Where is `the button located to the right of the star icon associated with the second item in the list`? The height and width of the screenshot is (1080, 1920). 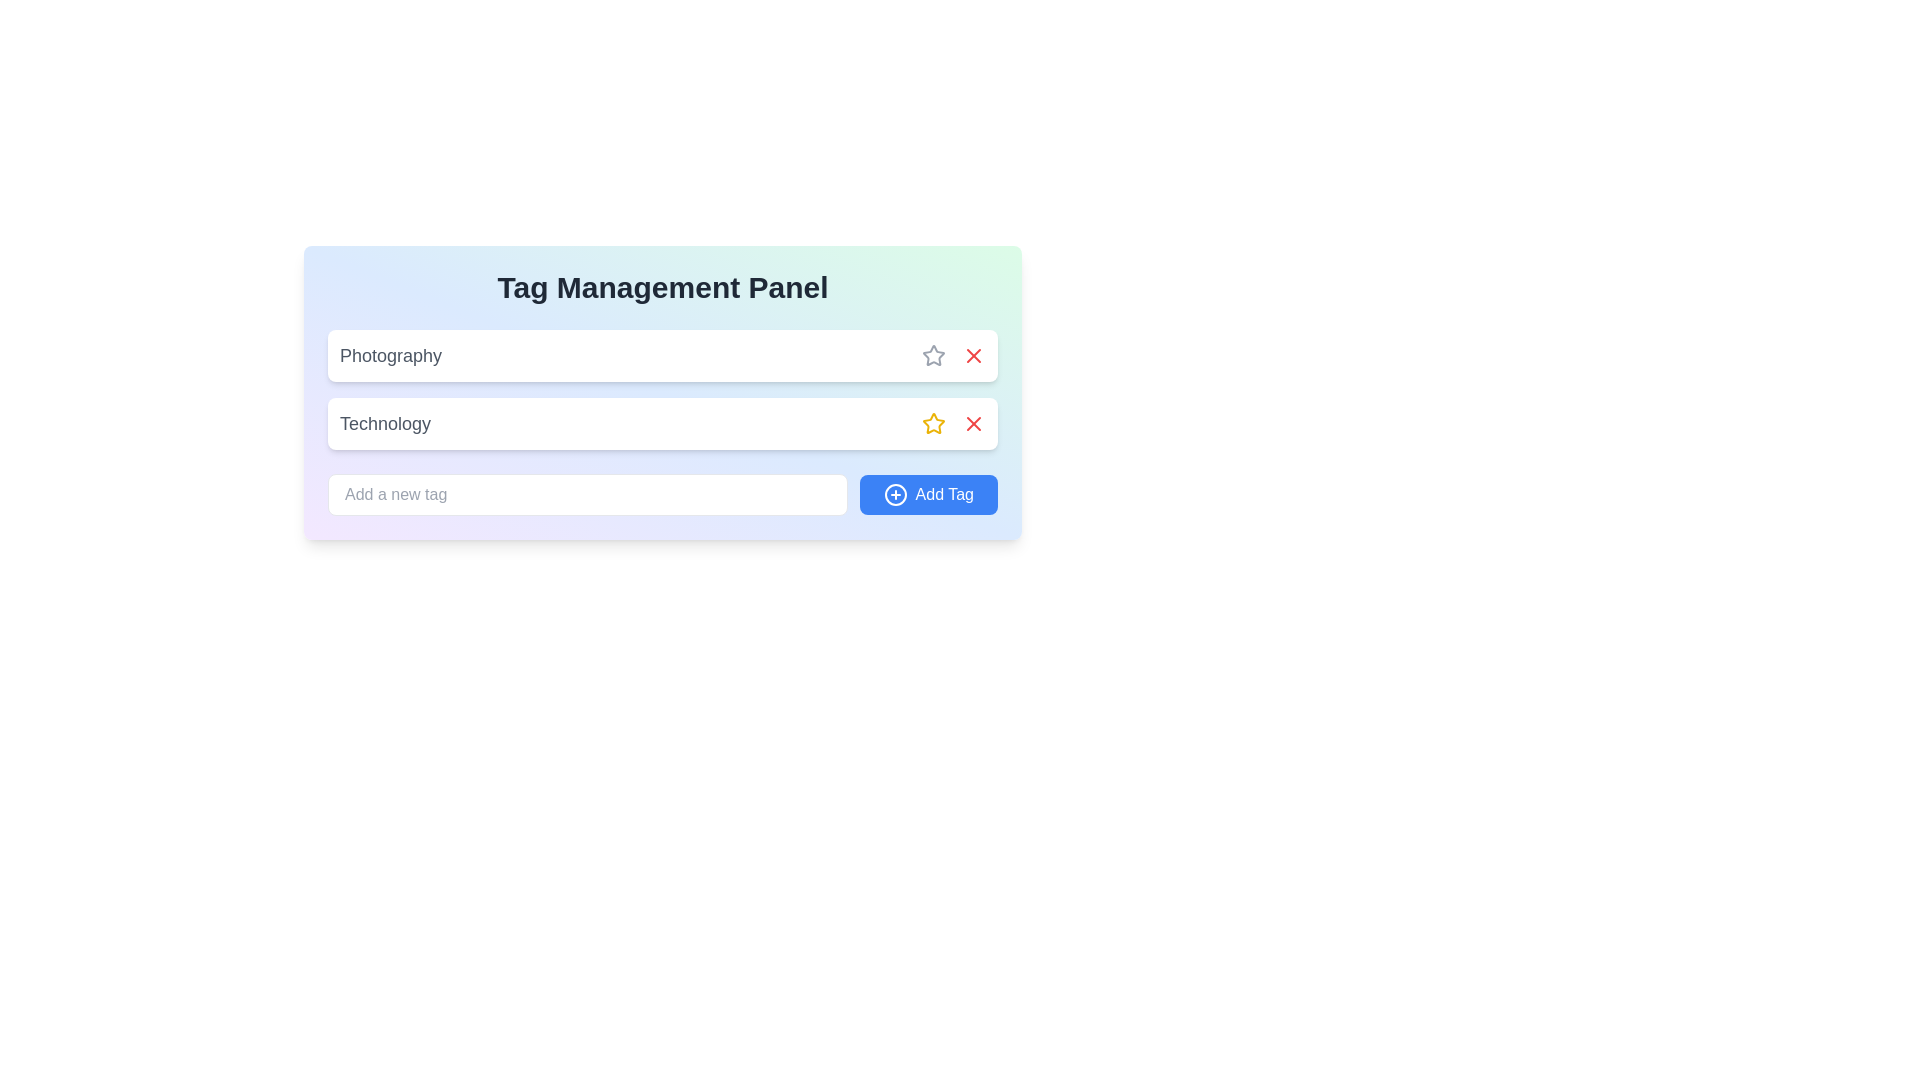 the button located to the right of the star icon associated with the second item in the list is located at coordinates (974, 423).